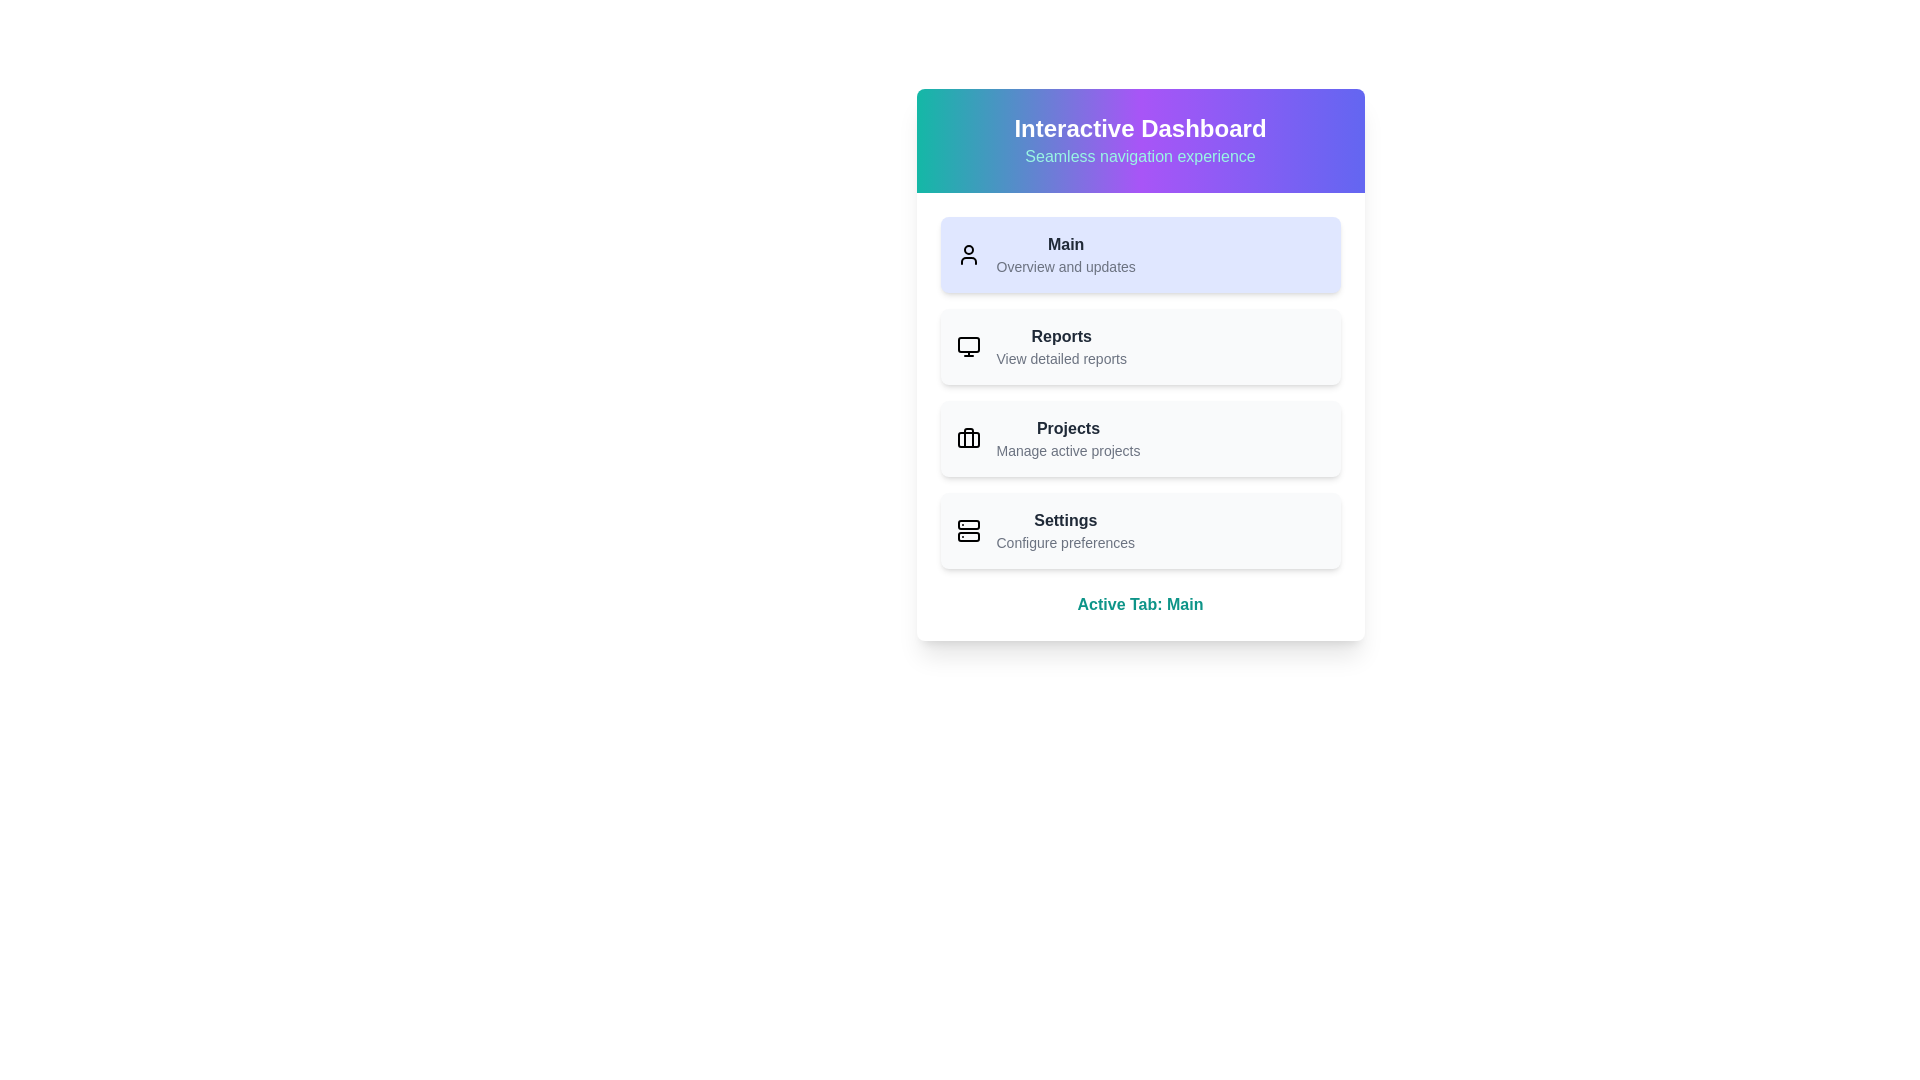  What do you see at coordinates (1140, 530) in the screenshot?
I see `the menu item labeled Settings` at bounding box center [1140, 530].